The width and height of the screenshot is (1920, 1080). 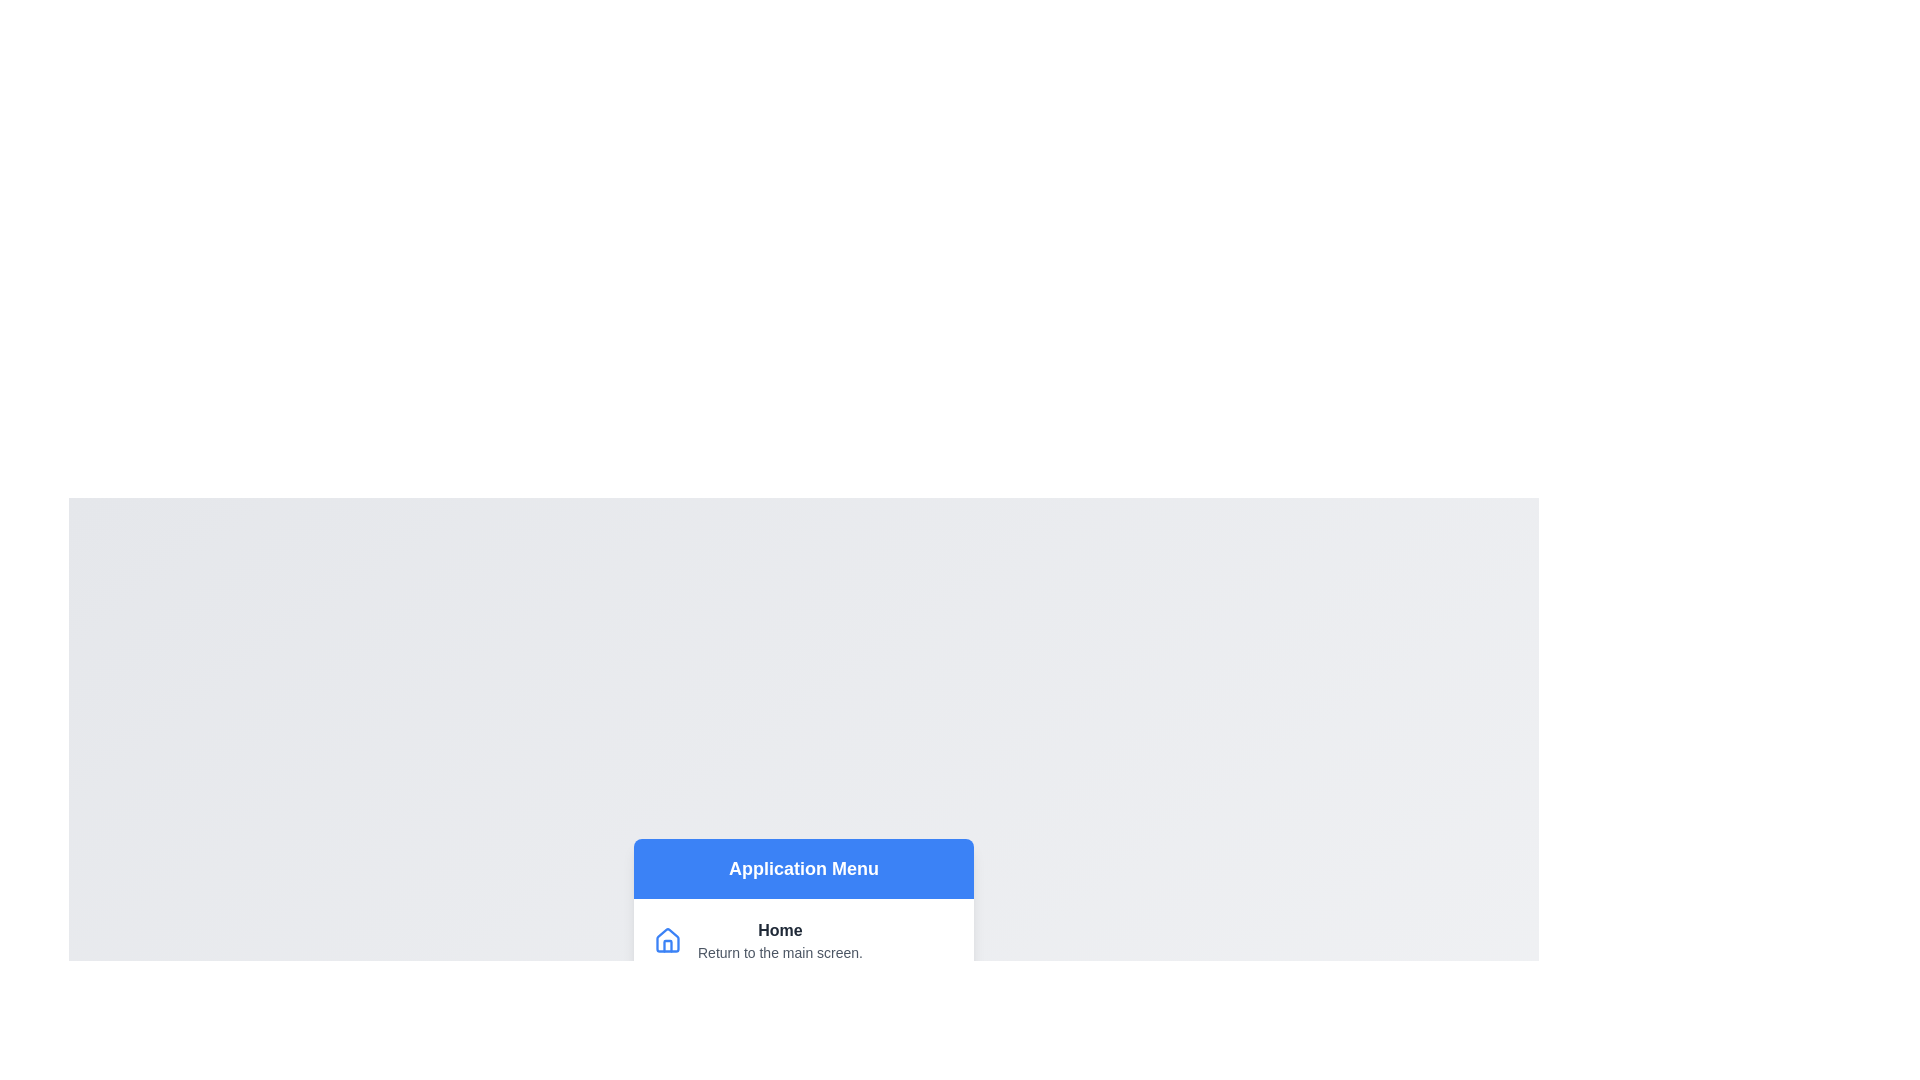 What do you see at coordinates (804, 940) in the screenshot?
I see `the menu item labeled 'Home' to view its hover effects` at bounding box center [804, 940].